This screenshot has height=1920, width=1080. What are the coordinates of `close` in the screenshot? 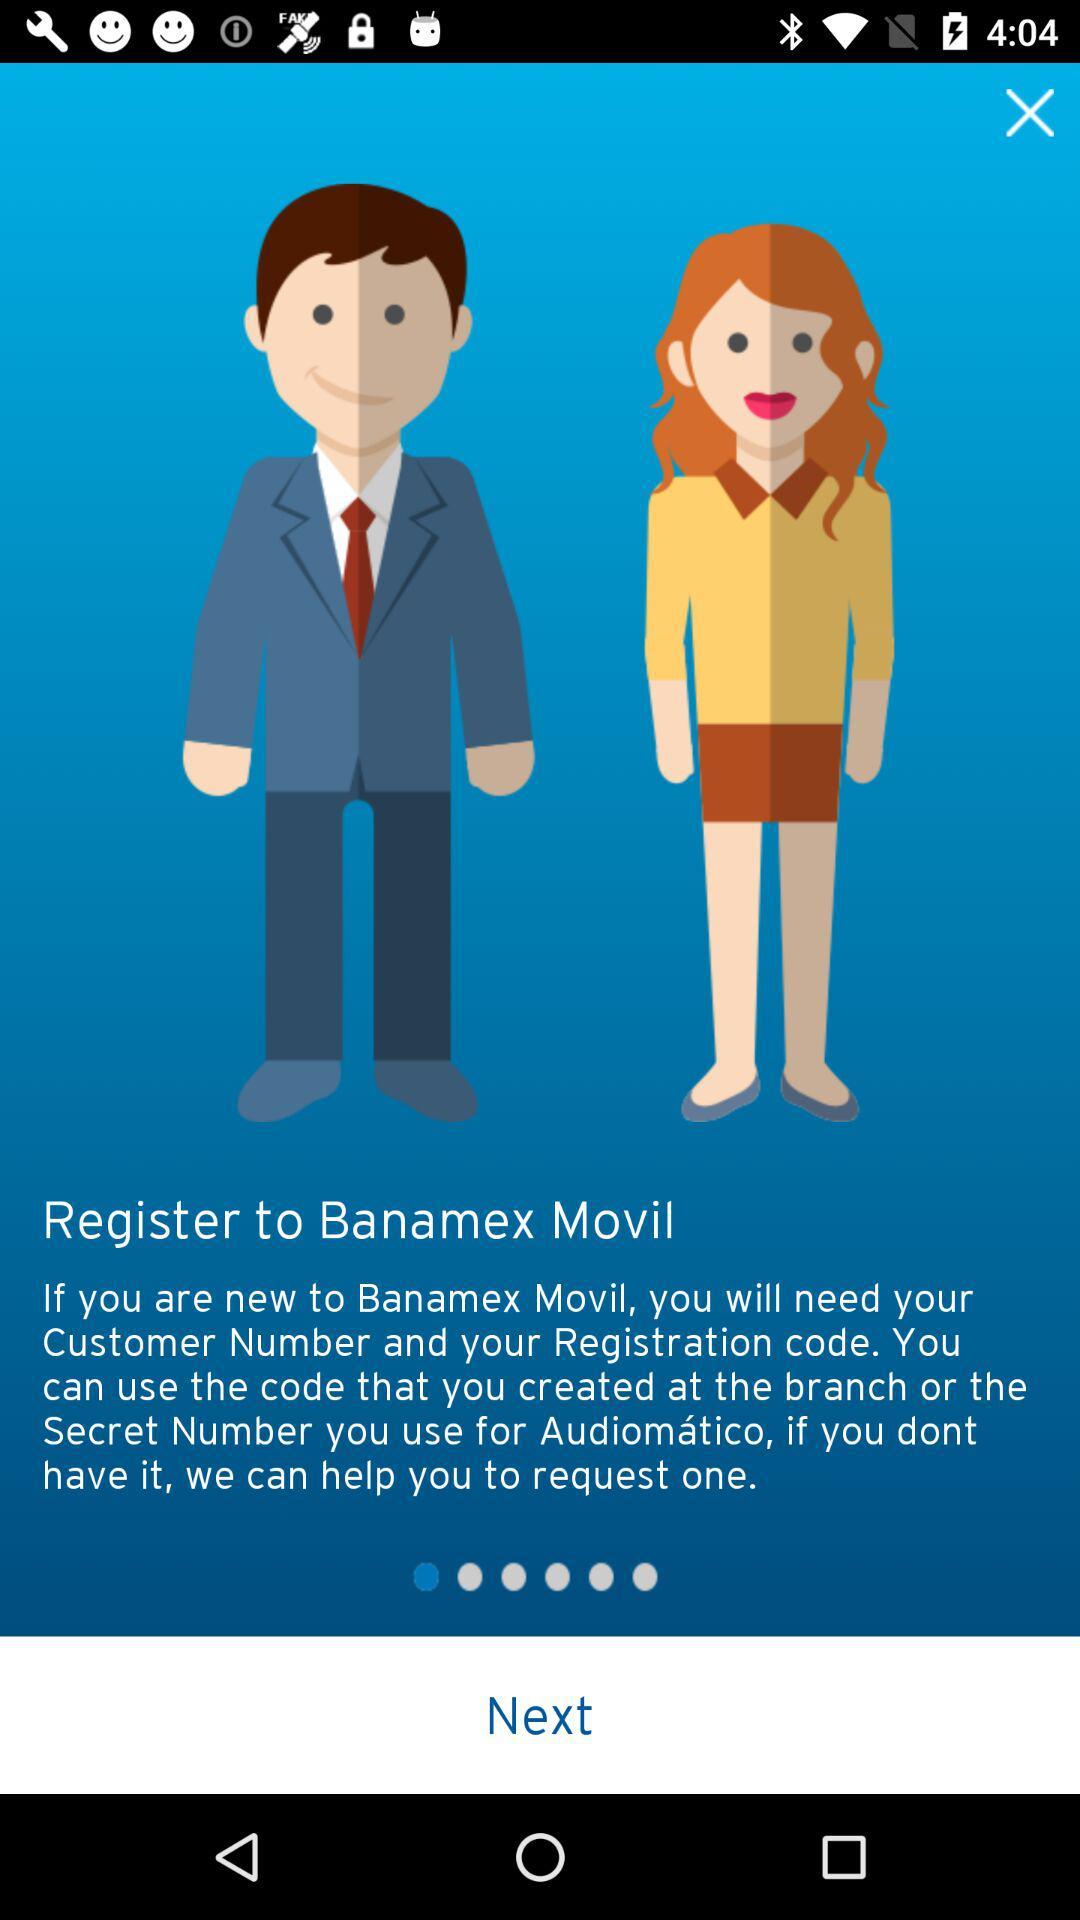 It's located at (1030, 111).